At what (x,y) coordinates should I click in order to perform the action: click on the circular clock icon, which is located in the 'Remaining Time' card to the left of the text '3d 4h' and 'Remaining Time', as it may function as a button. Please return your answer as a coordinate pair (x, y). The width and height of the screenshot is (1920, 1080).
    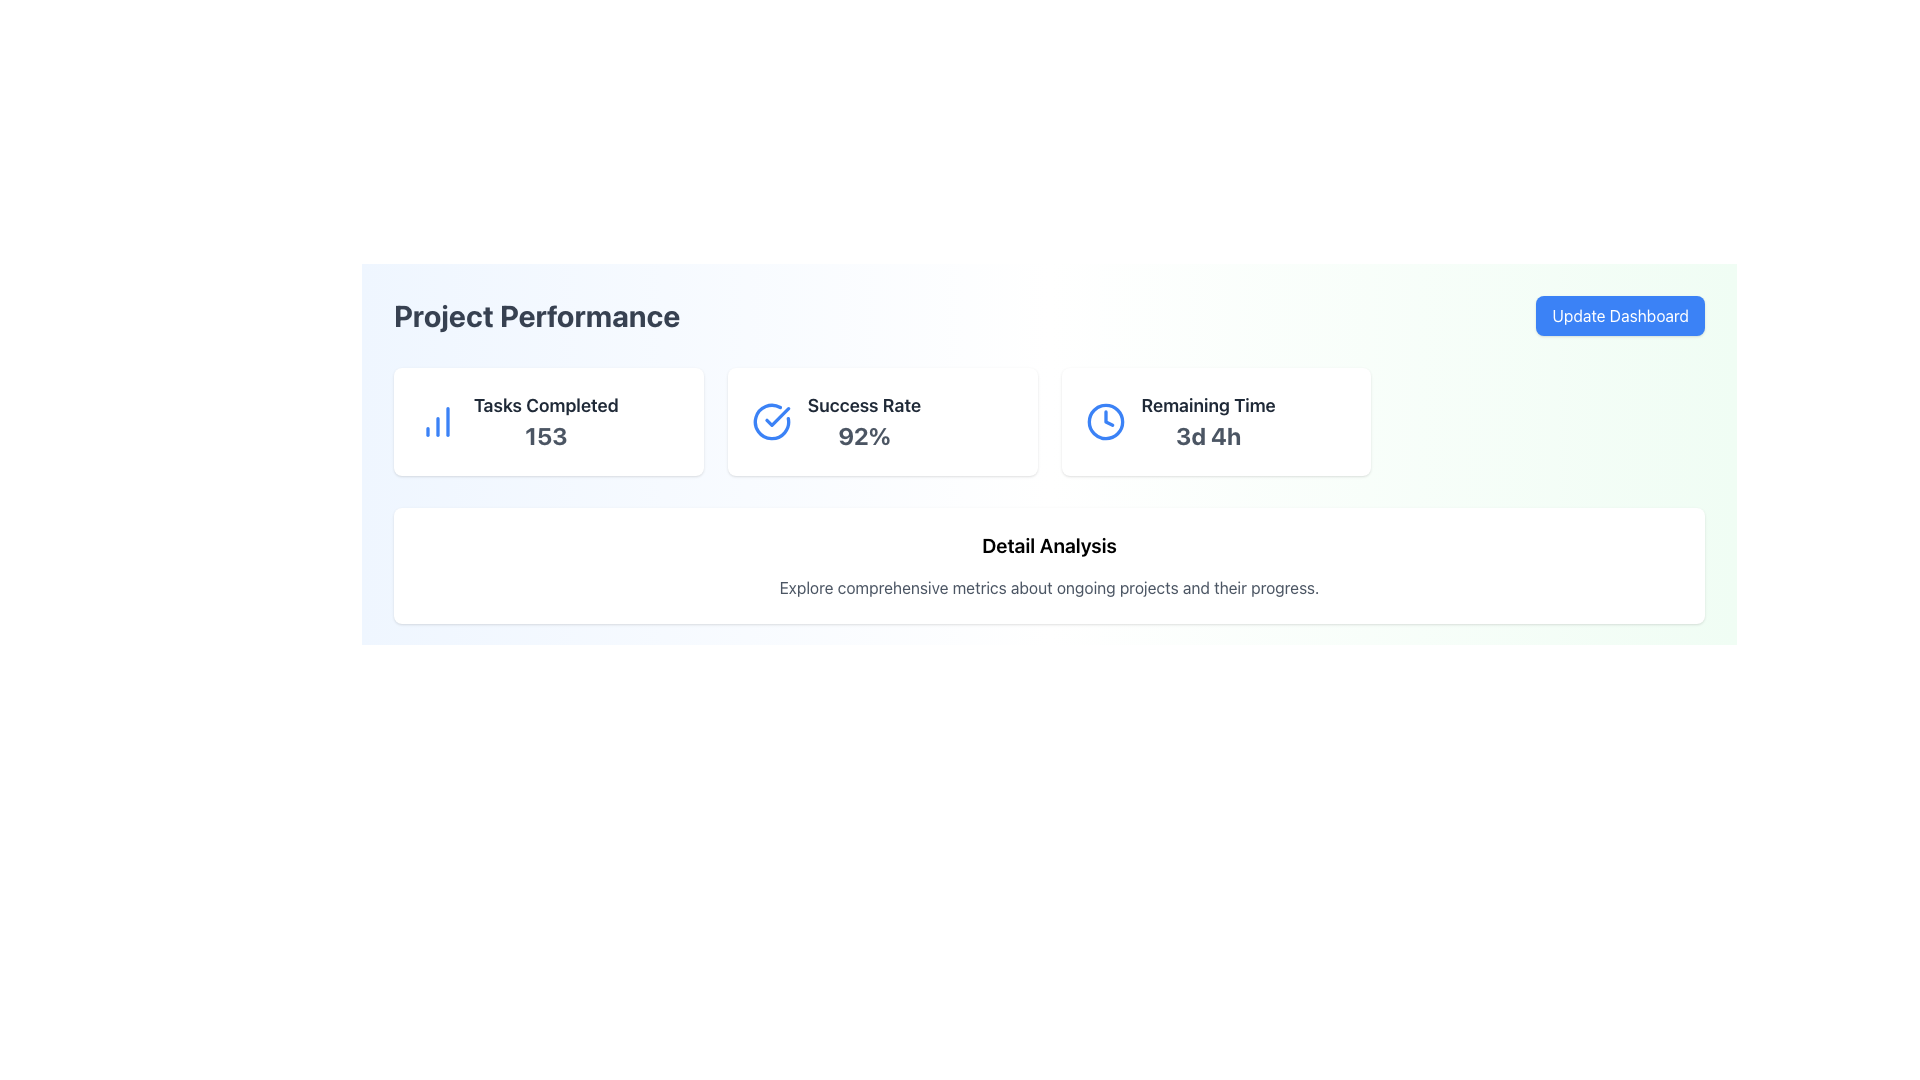
    Looking at the image, I should click on (1104, 420).